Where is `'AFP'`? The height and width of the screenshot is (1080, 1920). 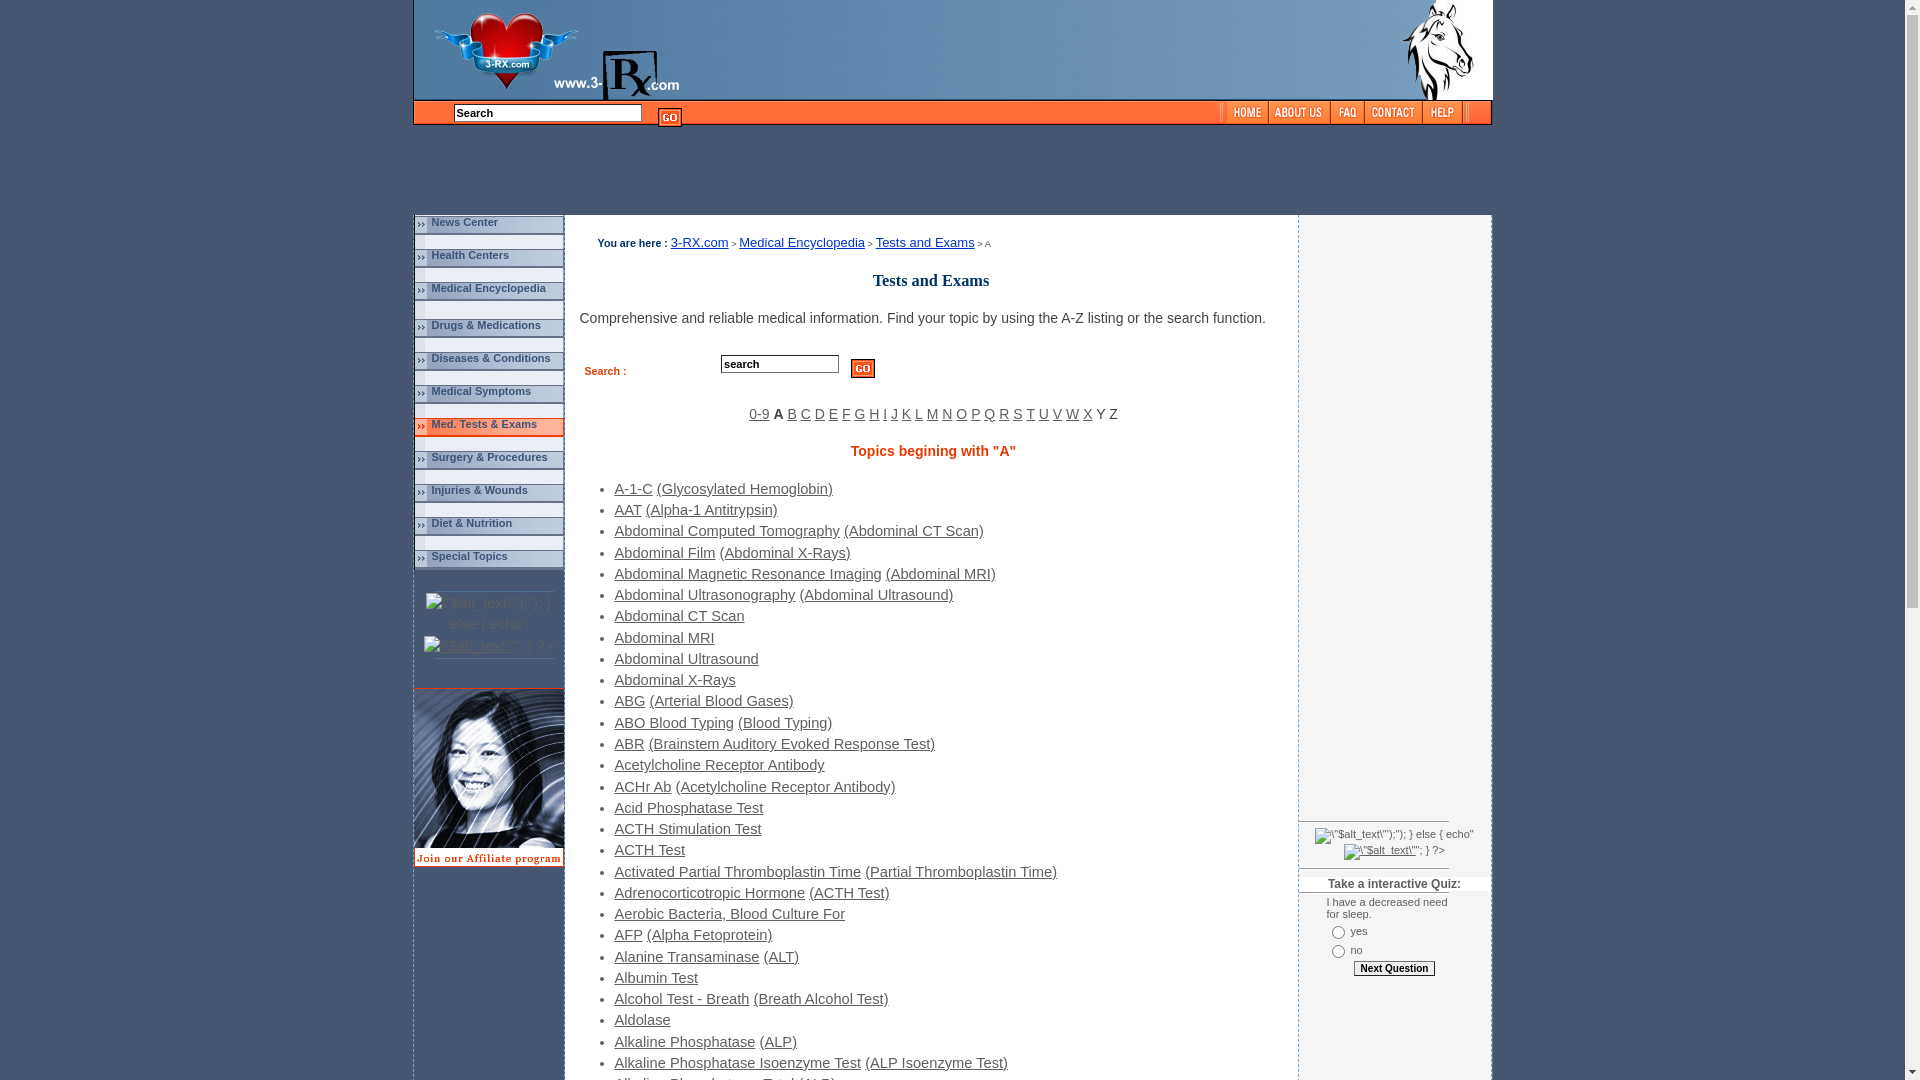
'AFP' is located at coordinates (627, 934).